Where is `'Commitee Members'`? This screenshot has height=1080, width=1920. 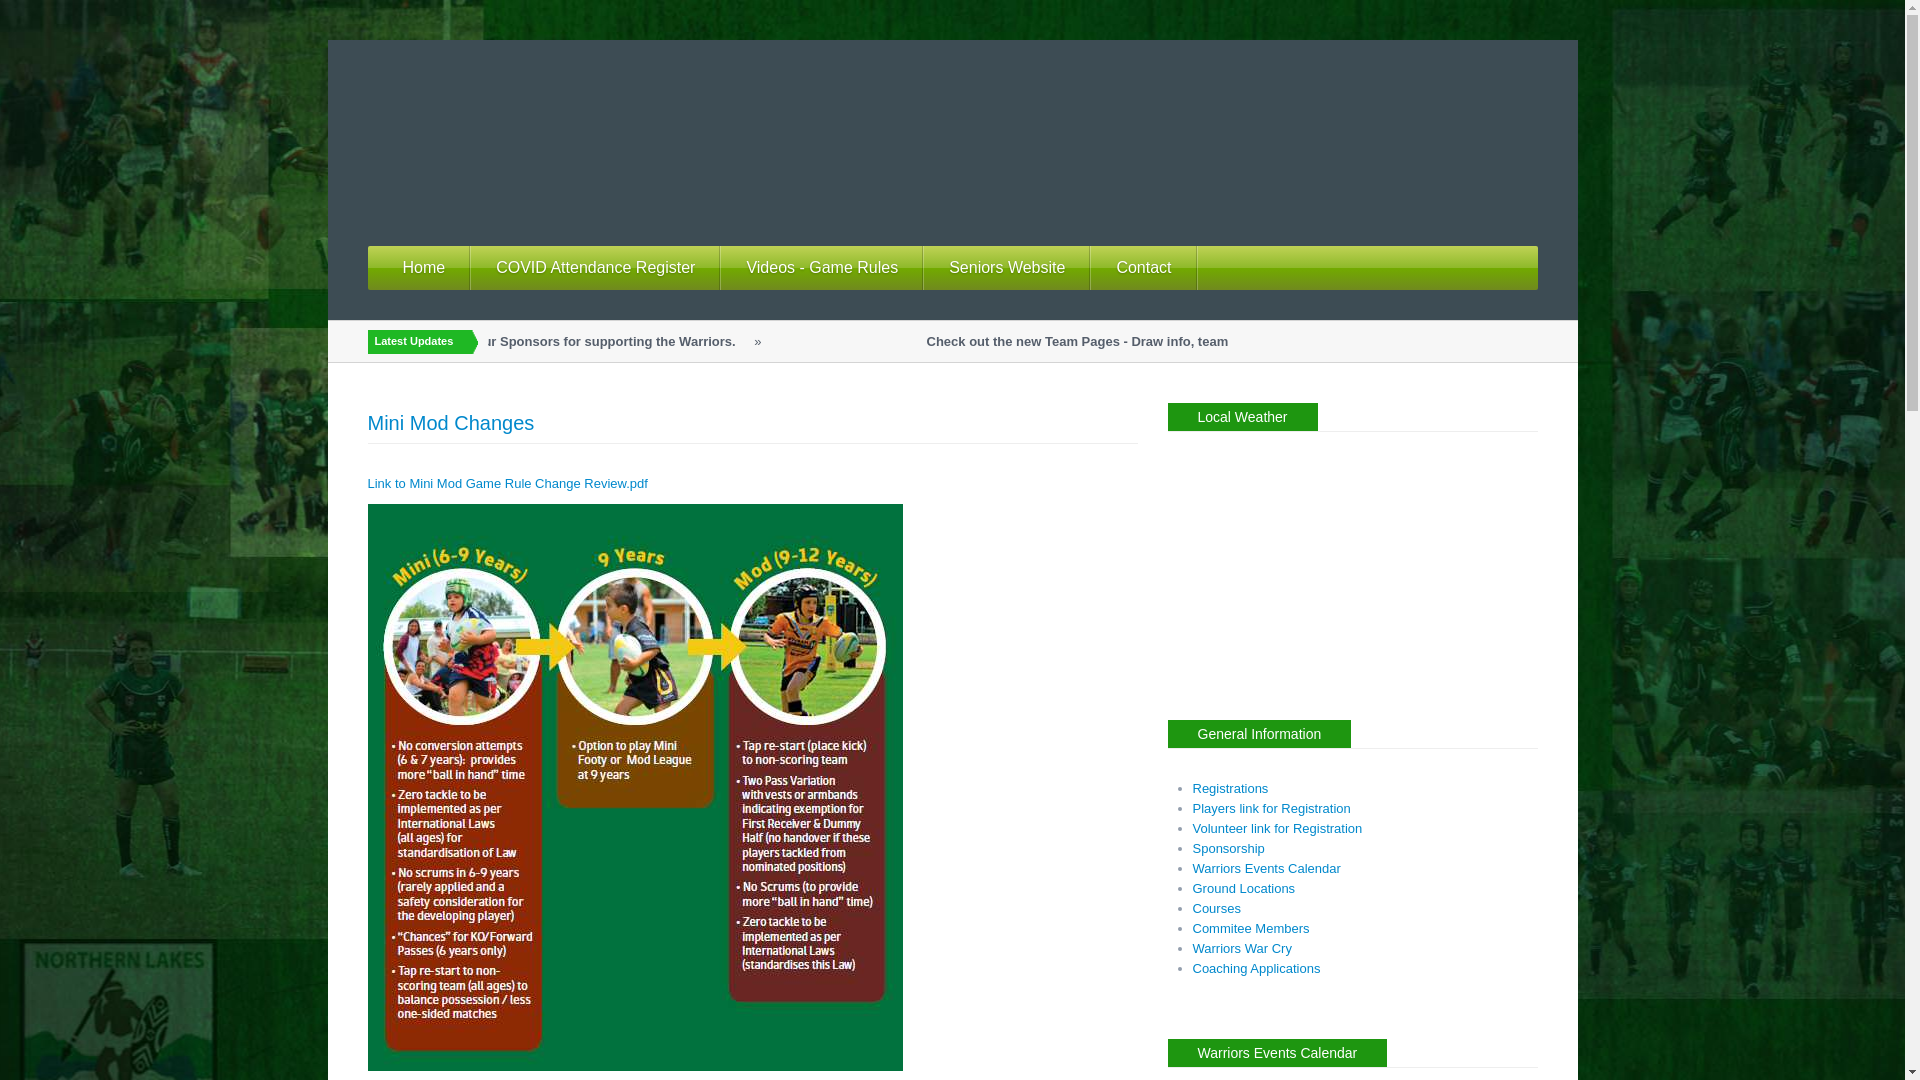 'Commitee Members' is located at coordinates (1249, 928).